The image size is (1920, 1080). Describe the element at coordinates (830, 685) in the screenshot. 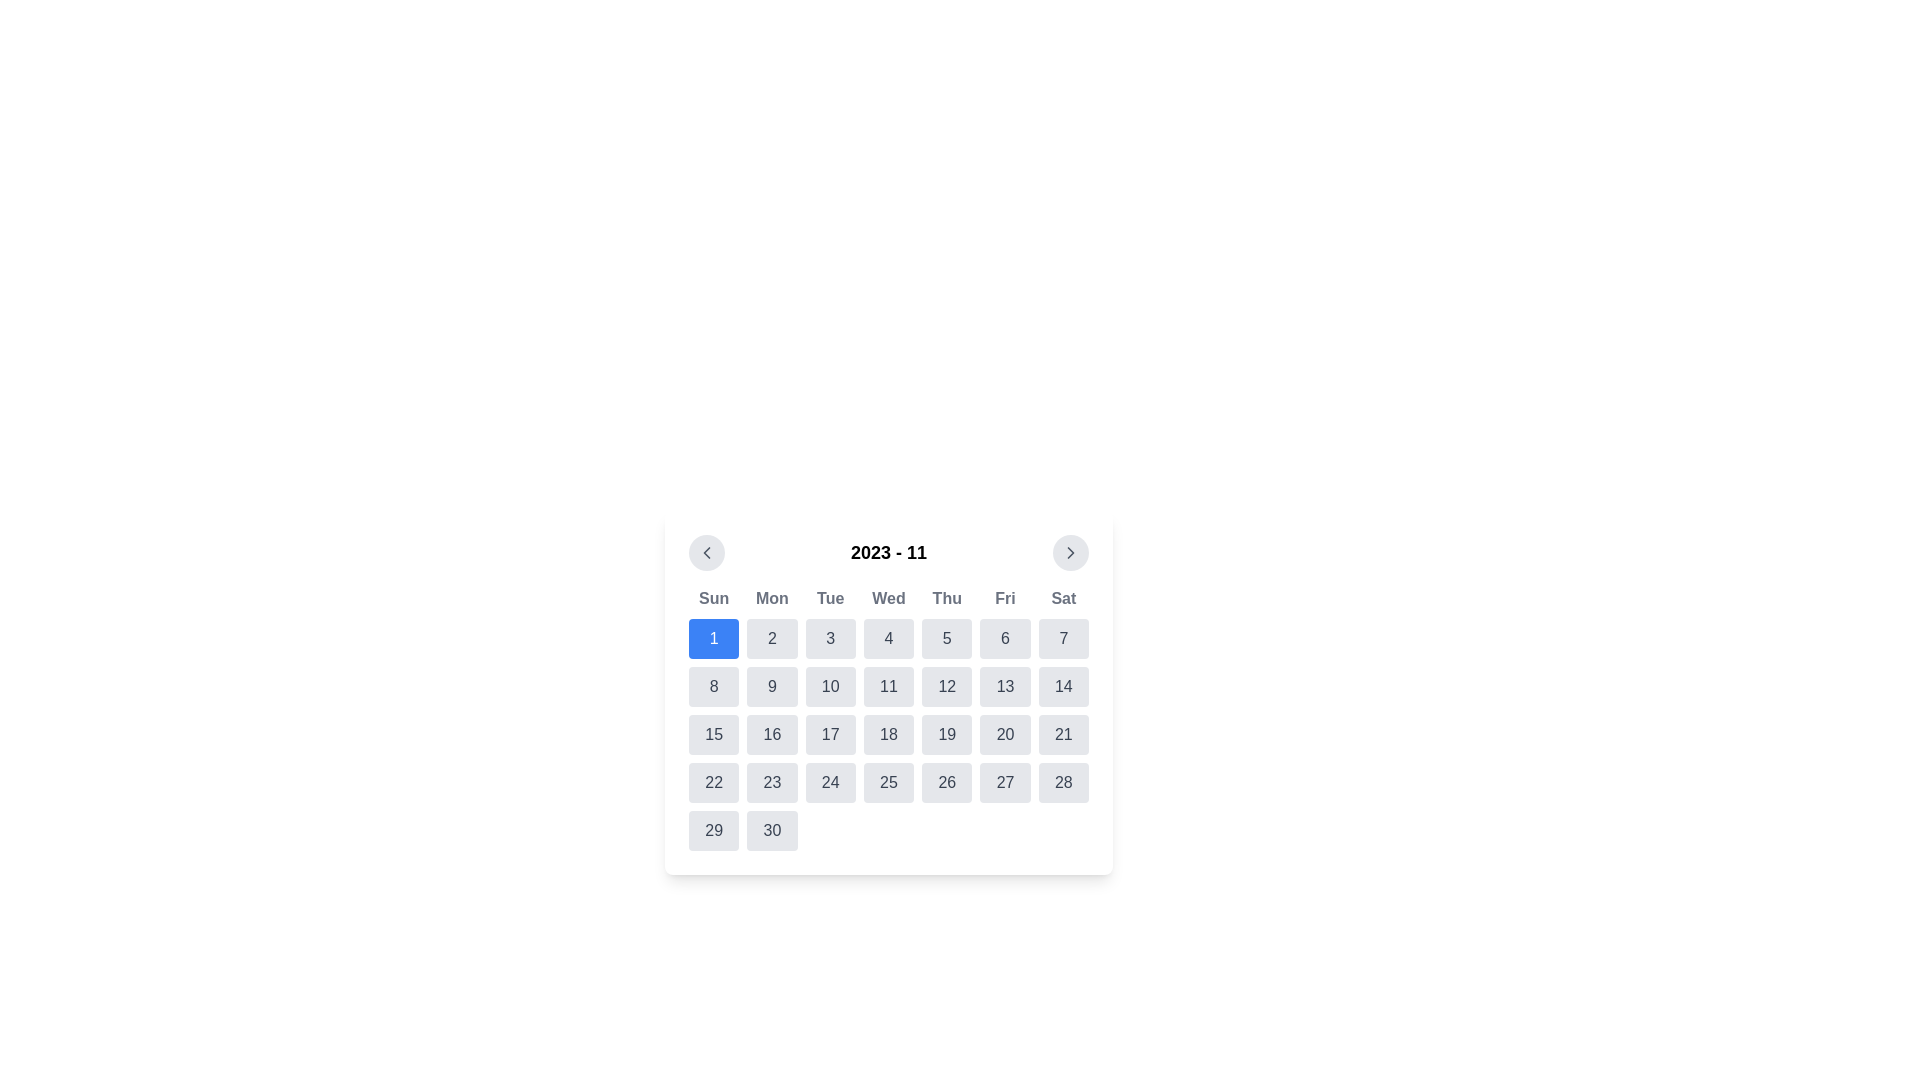

I see `the selectable day button representing the 10th day of the current month in the calendar to observe the background color change` at that location.